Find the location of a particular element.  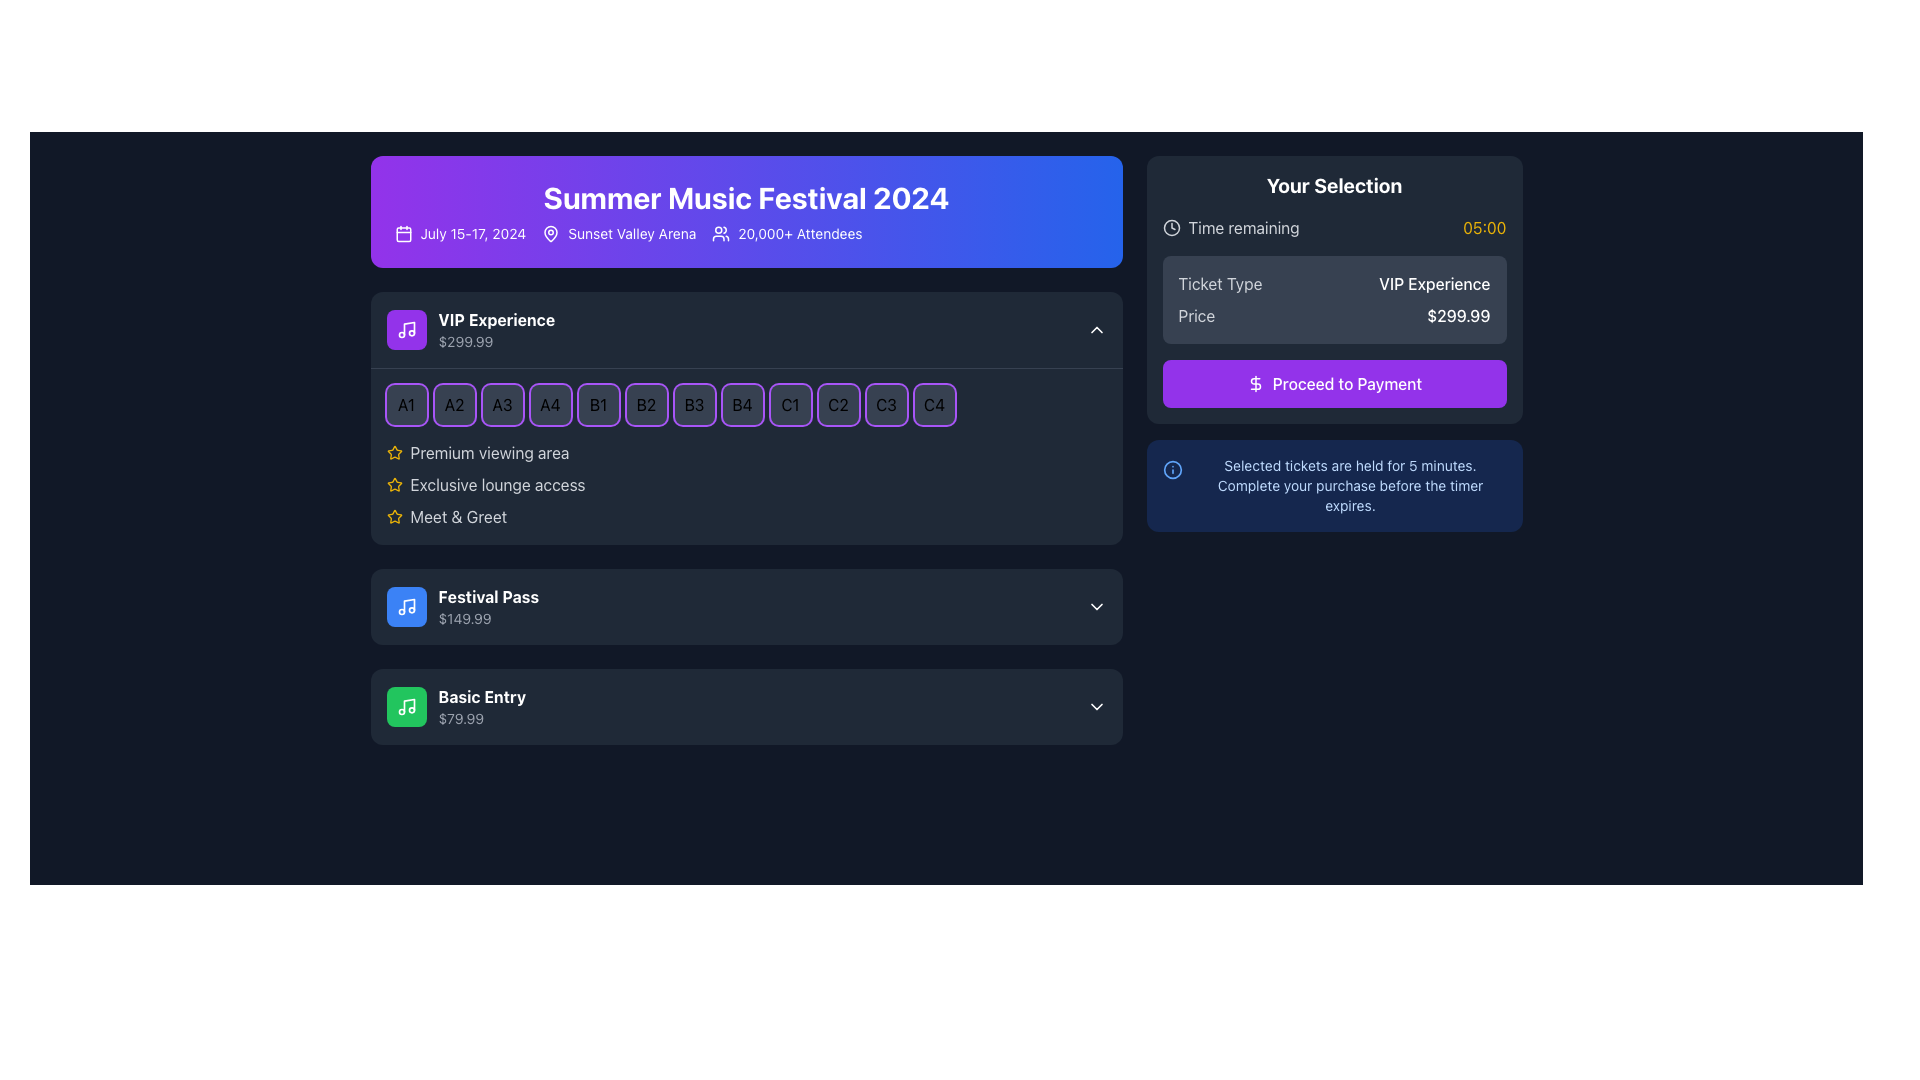

the Text Label displaying the message 'Selected tickets are held for 5 minutes. Complete your purchase before the timer expires.' located in the bottom-right section of the interface is located at coordinates (1350, 486).